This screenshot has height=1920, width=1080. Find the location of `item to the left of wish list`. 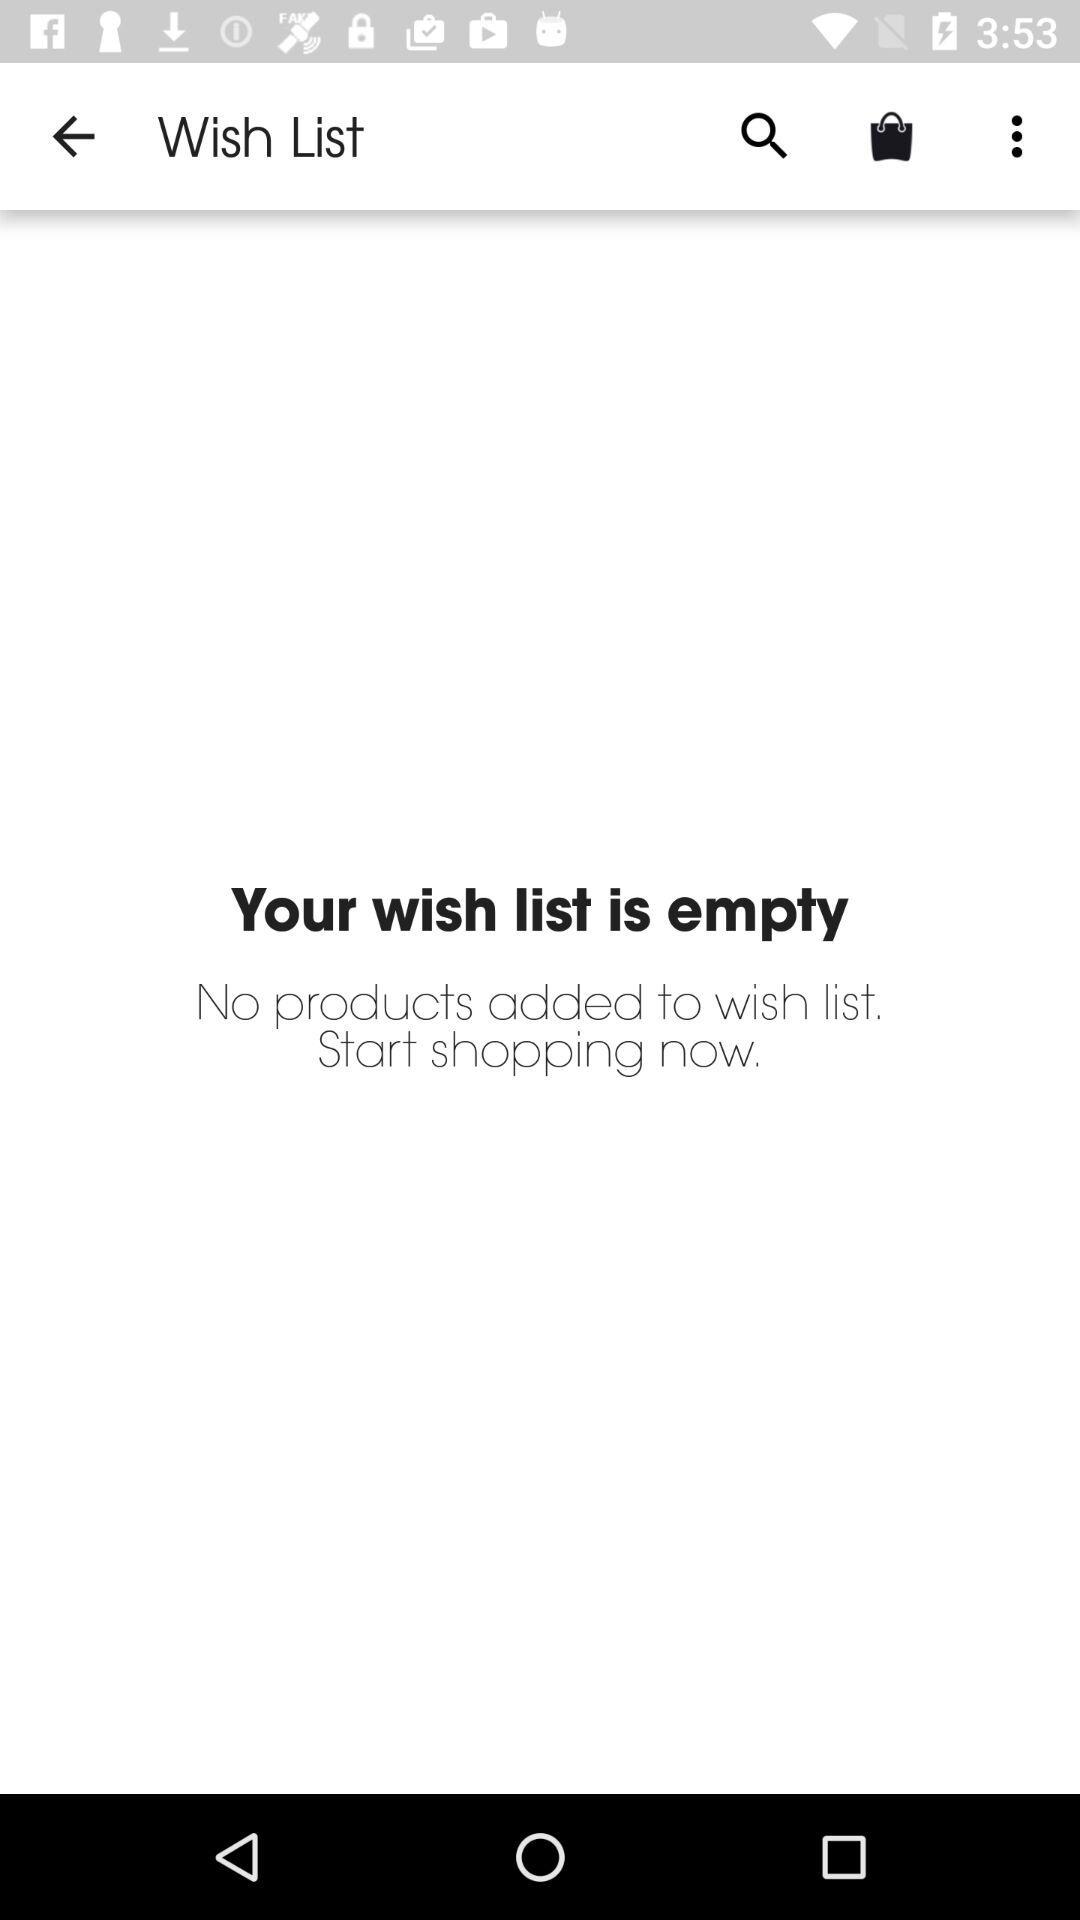

item to the left of wish list is located at coordinates (72, 135).